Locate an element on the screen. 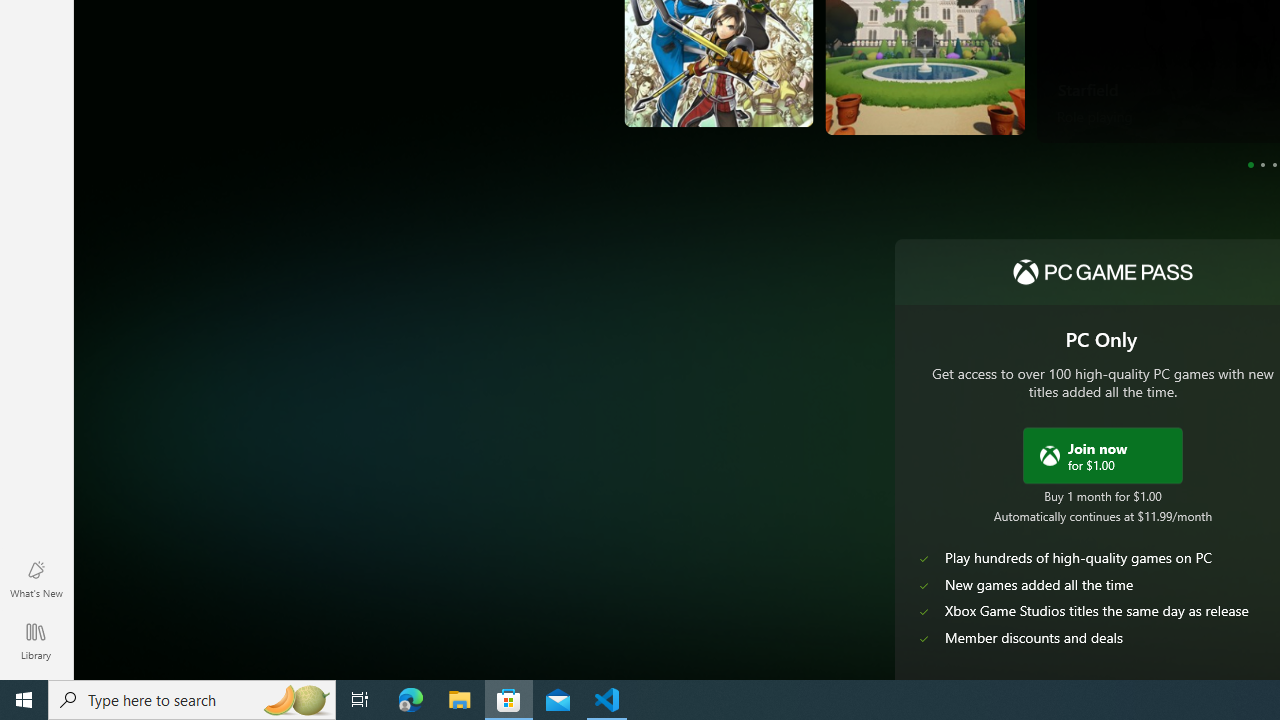 The image size is (1280, 720). 'Play Trailer' is located at coordinates (1157, 101).